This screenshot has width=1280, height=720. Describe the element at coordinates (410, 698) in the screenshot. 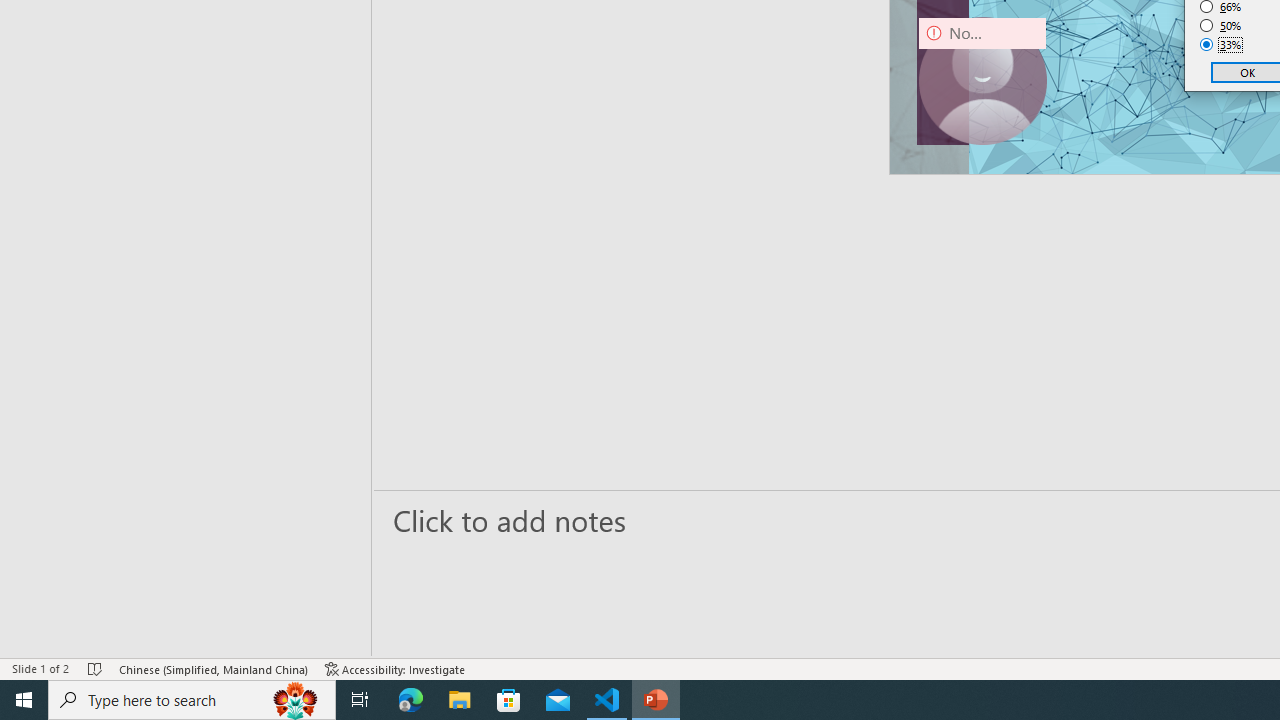

I see `'Microsoft Edge'` at that location.